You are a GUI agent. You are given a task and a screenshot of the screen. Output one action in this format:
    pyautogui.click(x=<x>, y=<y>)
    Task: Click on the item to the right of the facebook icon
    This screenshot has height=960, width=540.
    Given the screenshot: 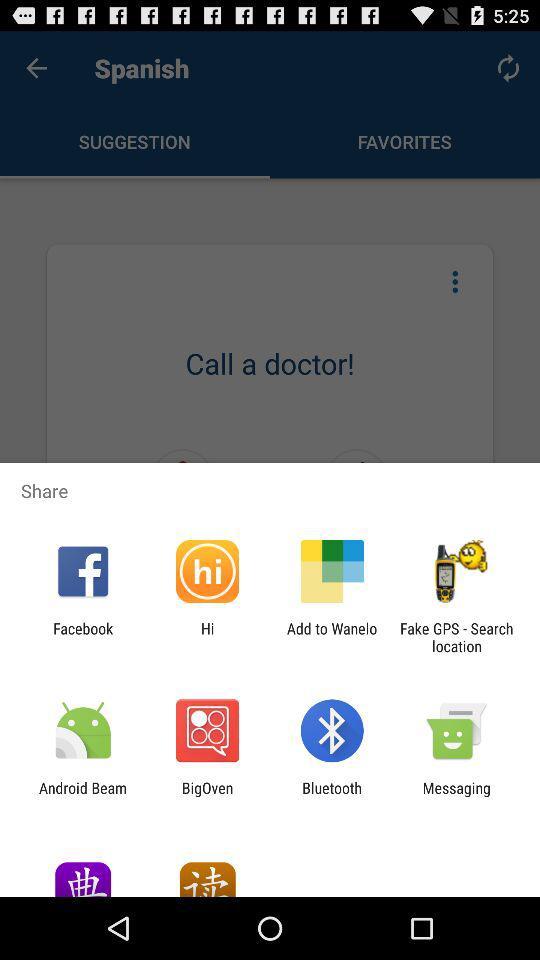 What is the action you would take?
    pyautogui.click(x=206, y=636)
    